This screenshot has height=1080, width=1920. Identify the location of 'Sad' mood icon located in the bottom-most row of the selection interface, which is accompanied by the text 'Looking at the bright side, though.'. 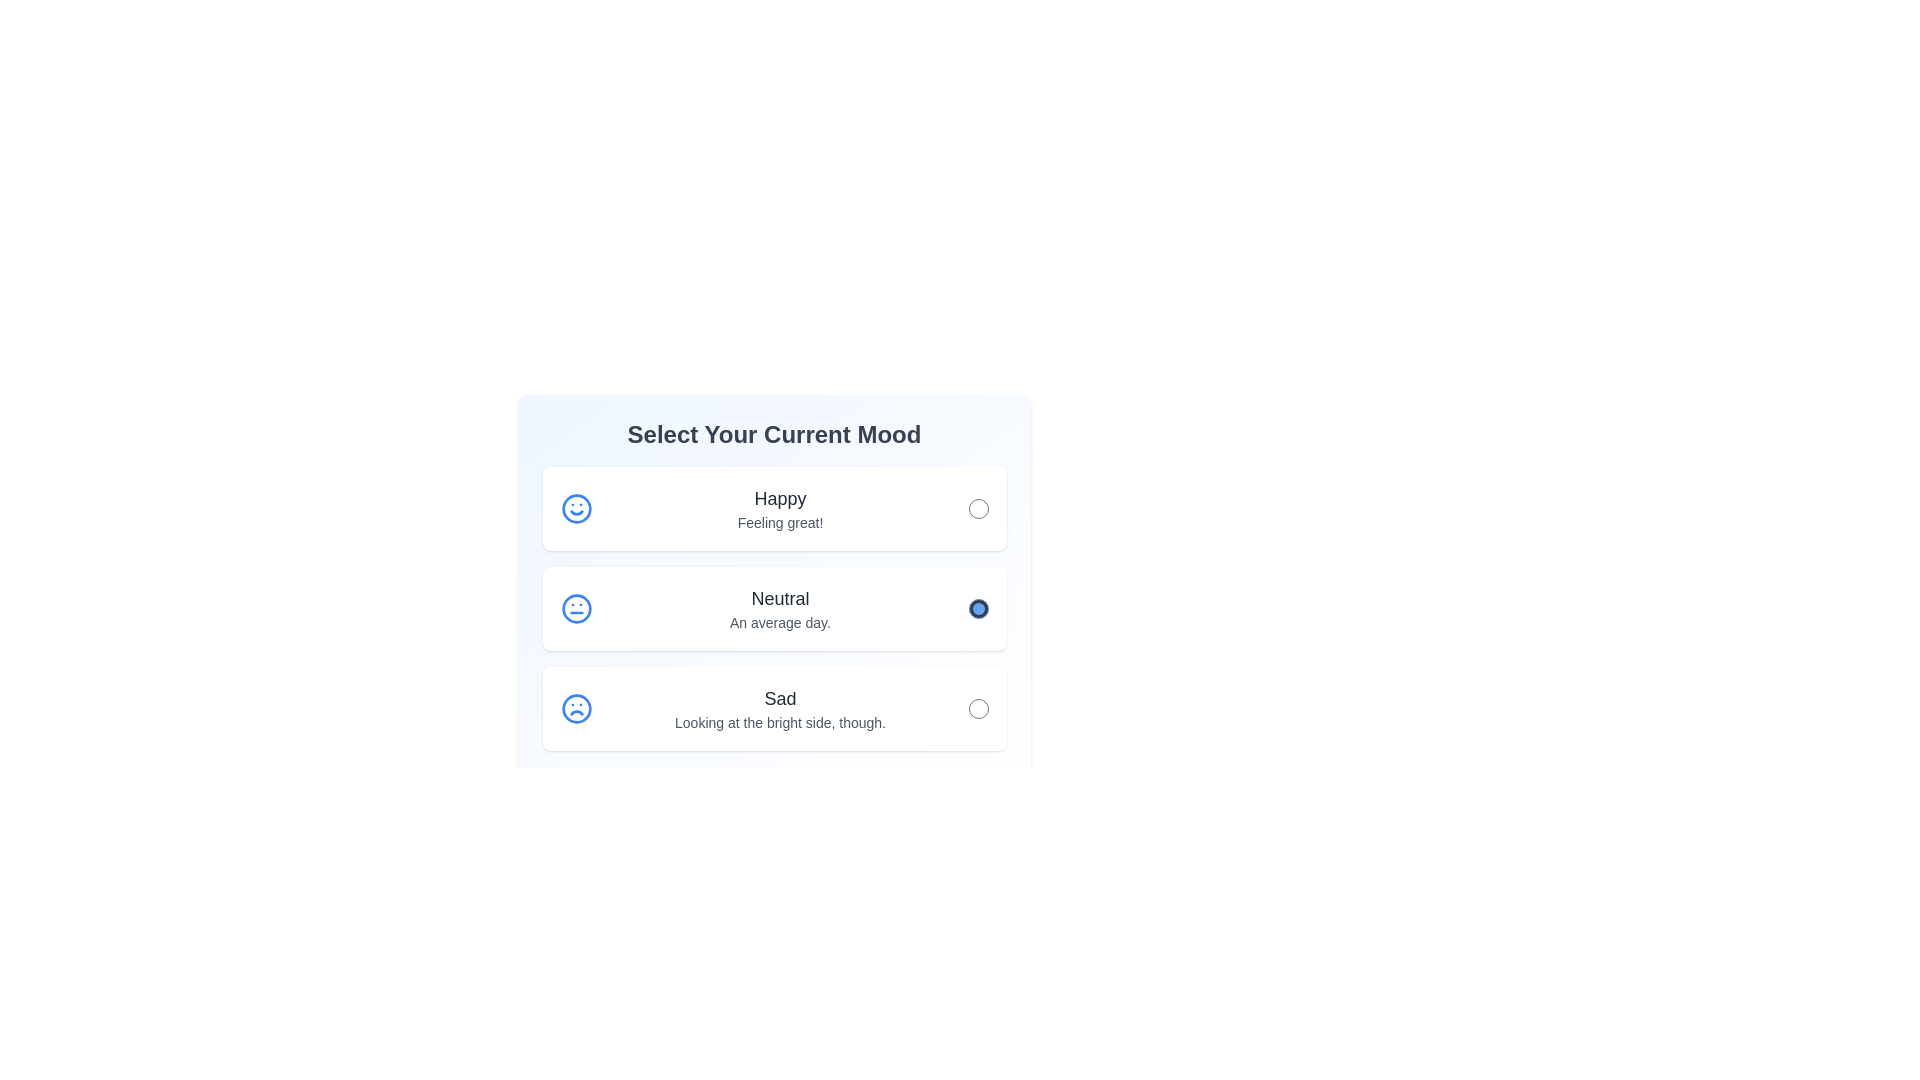
(575, 708).